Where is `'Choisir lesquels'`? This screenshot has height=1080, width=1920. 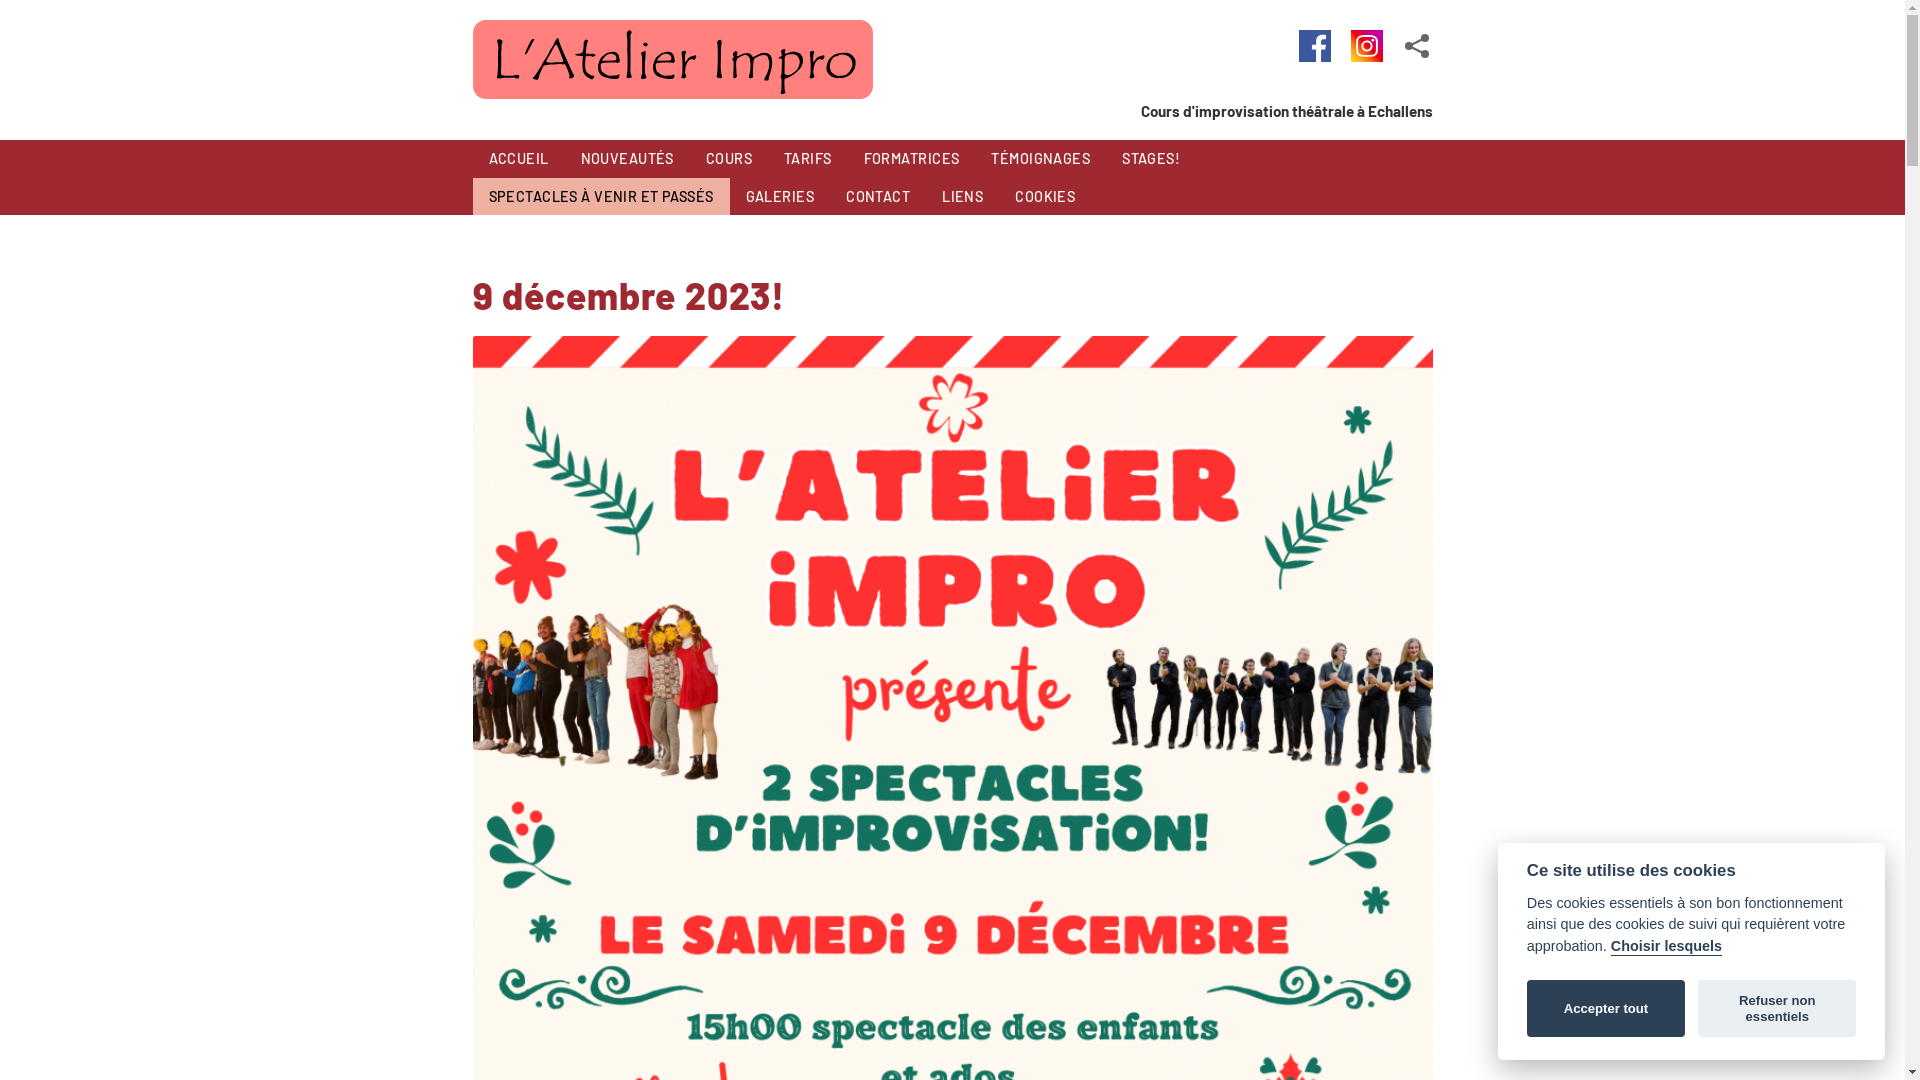
'Choisir lesquels' is located at coordinates (1611, 946).